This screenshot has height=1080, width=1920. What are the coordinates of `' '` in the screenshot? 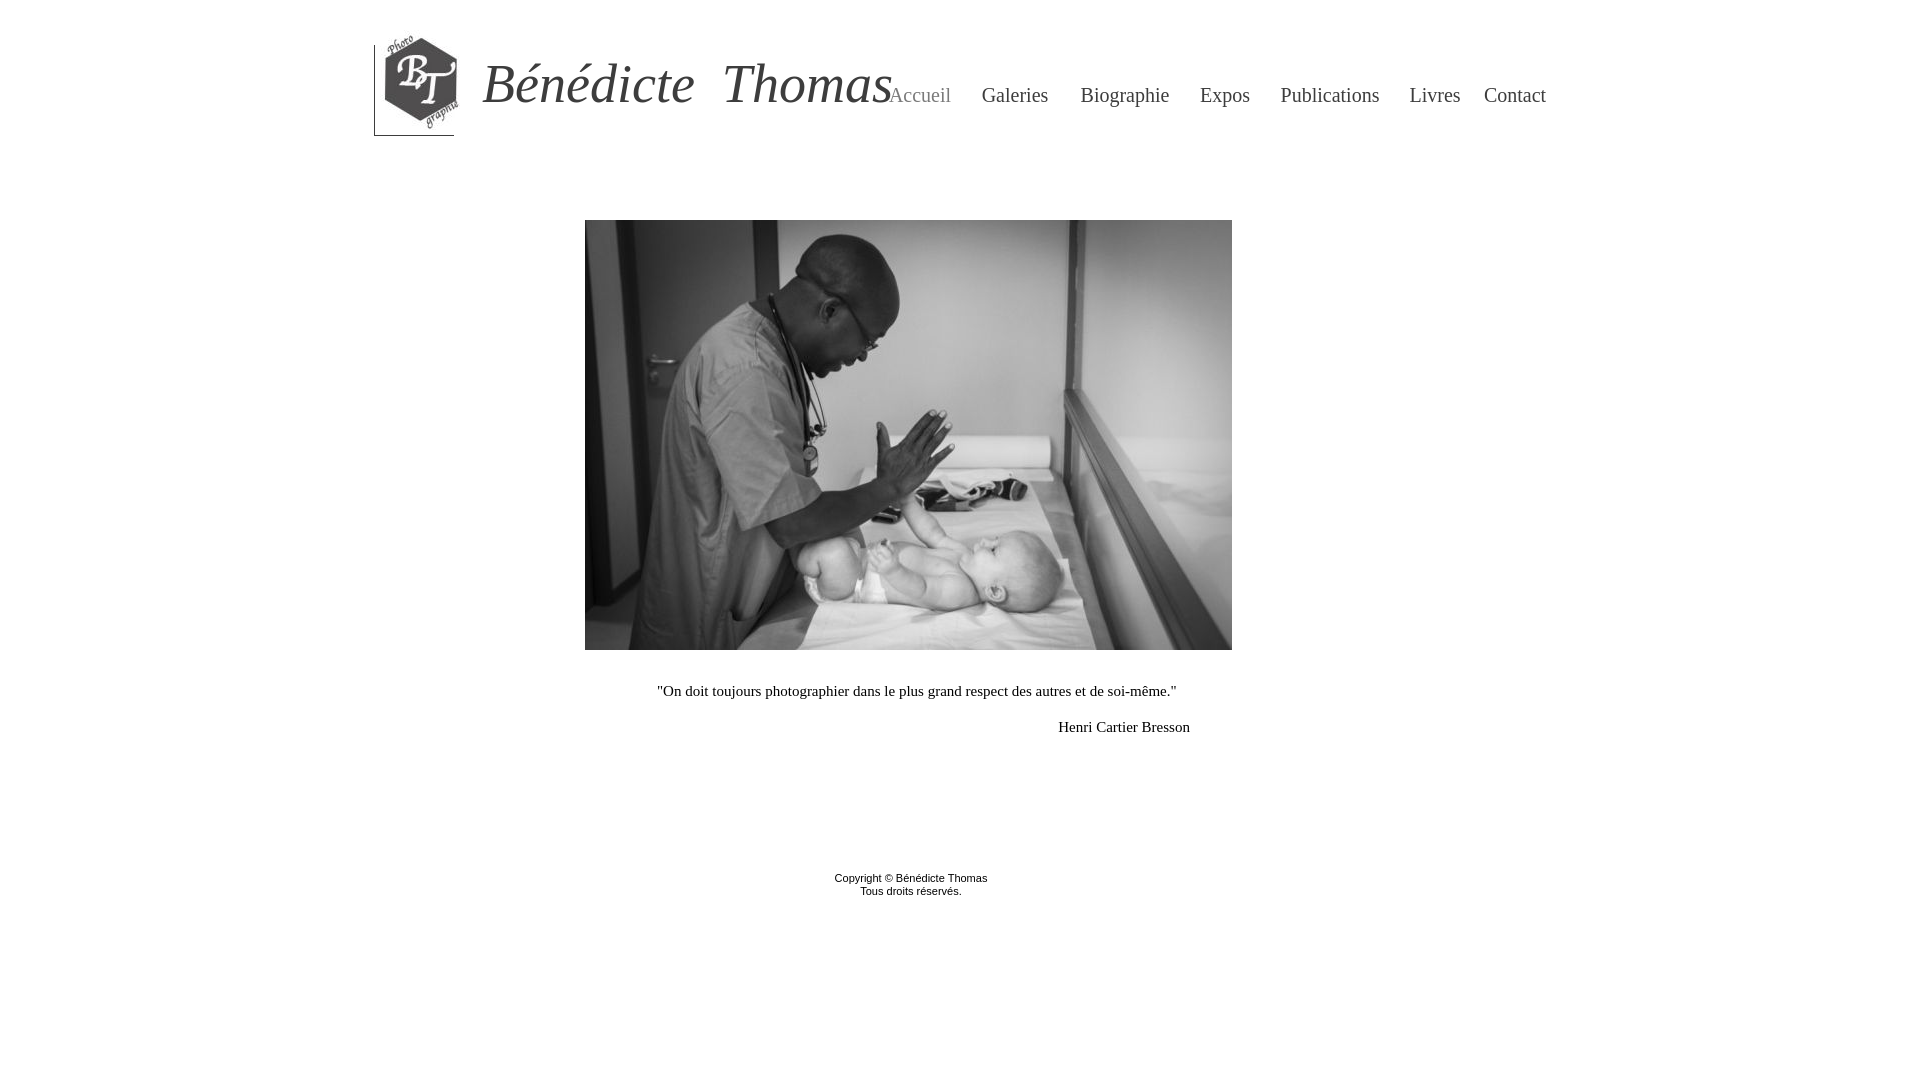 It's located at (361, 896).